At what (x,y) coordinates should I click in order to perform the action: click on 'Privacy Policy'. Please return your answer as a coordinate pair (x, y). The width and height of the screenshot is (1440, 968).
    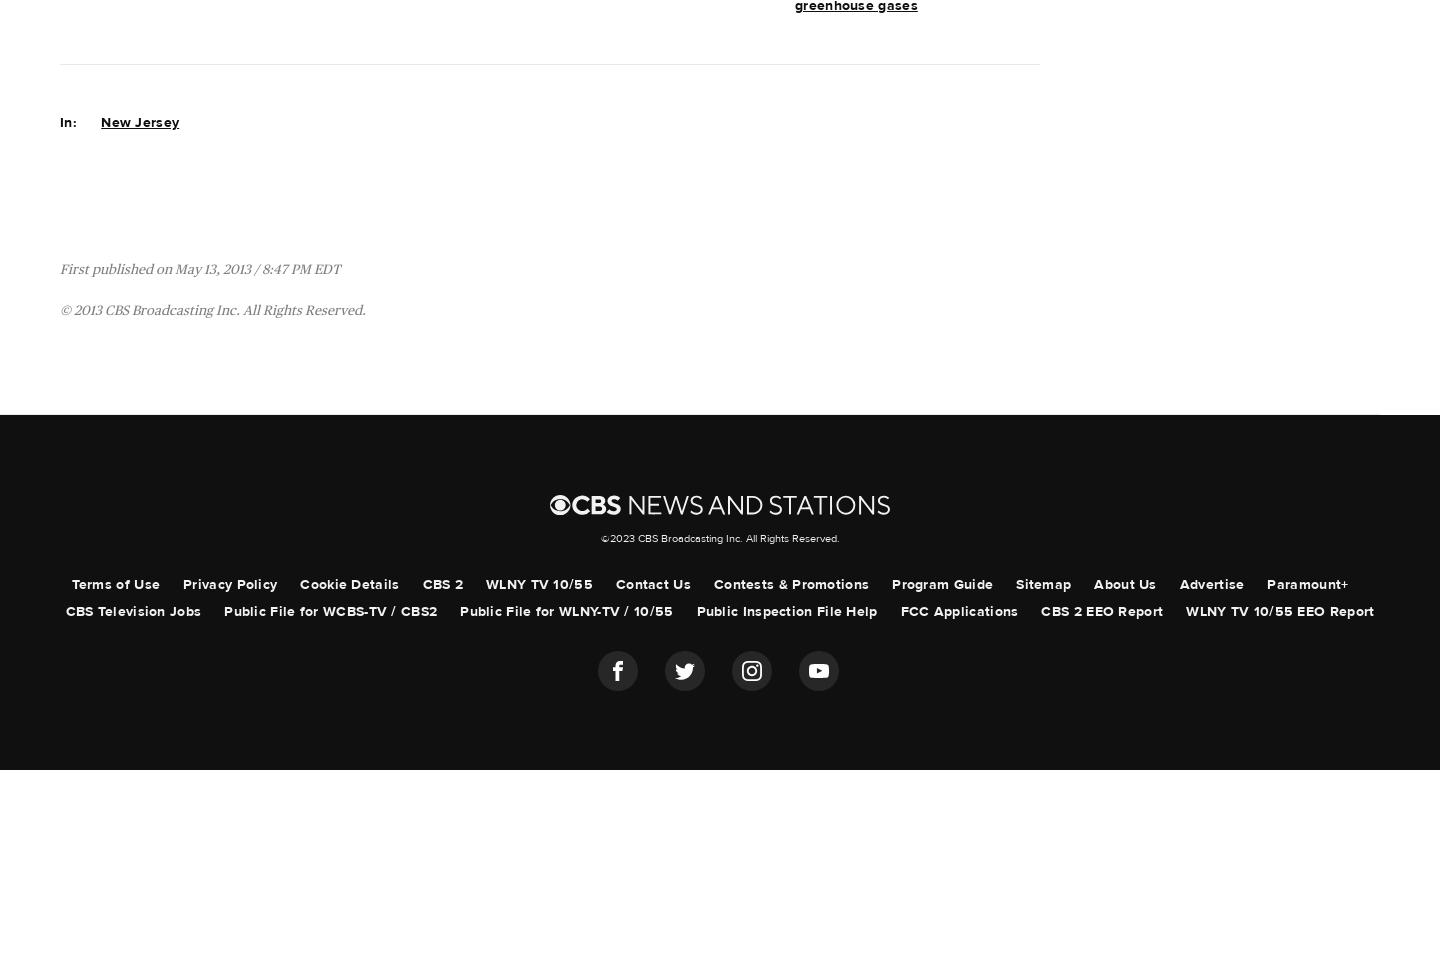
    Looking at the image, I should click on (229, 584).